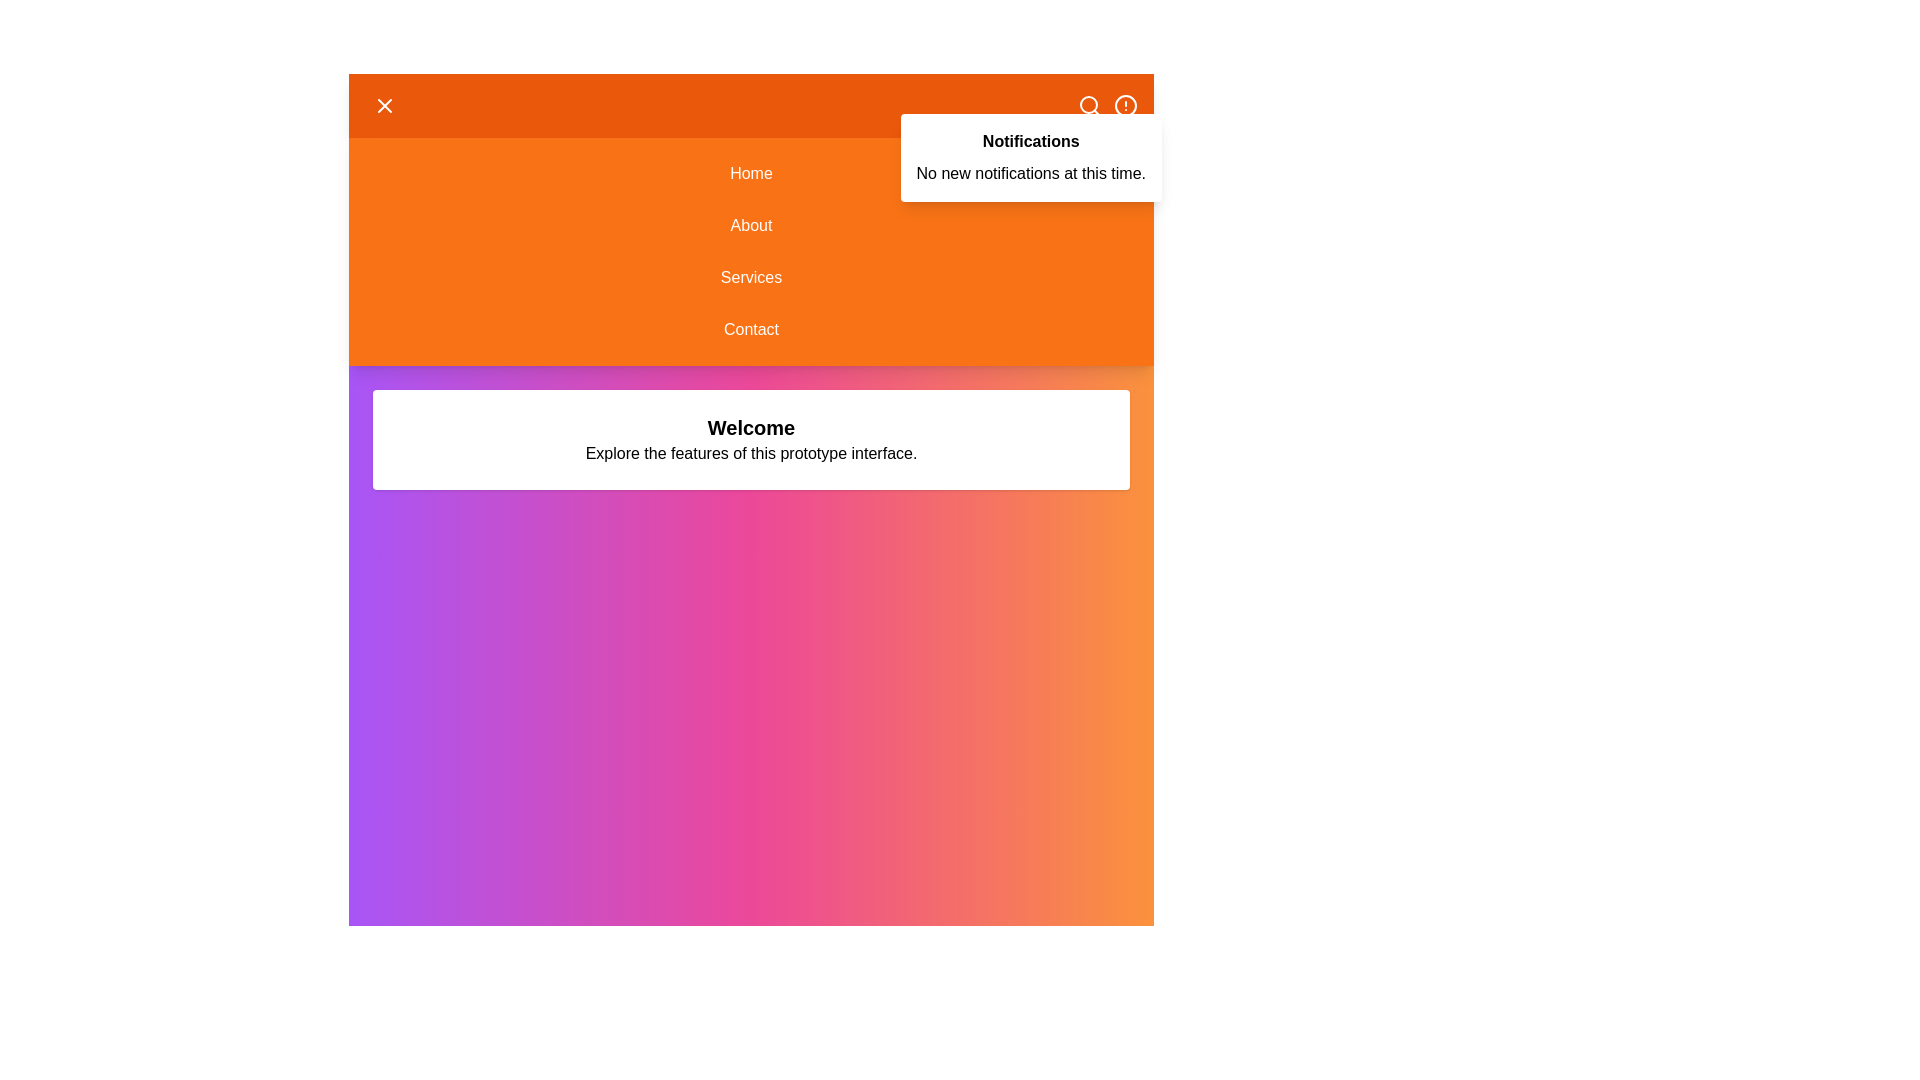 The image size is (1920, 1080). What do you see at coordinates (750, 172) in the screenshot?
I see `the Home menu option` at bounding box center [750, 172].